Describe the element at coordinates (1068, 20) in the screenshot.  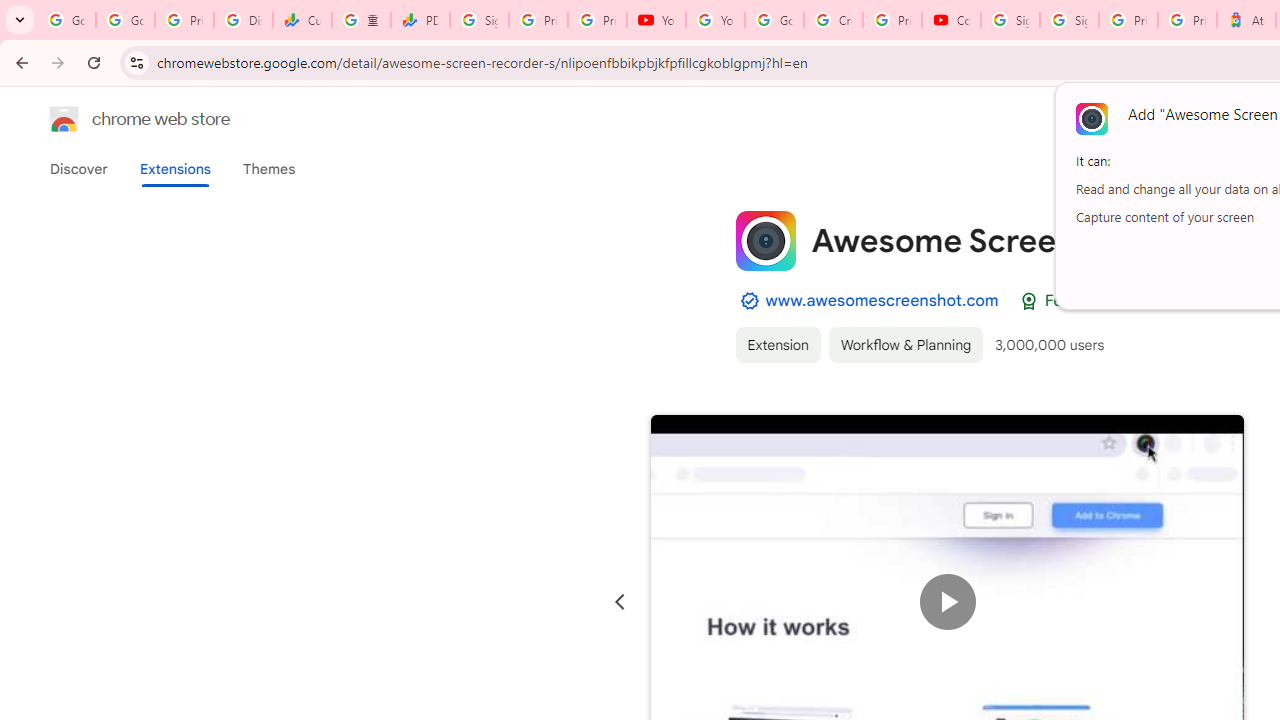
I see `'Sign in - Google Accounts'` at that location.